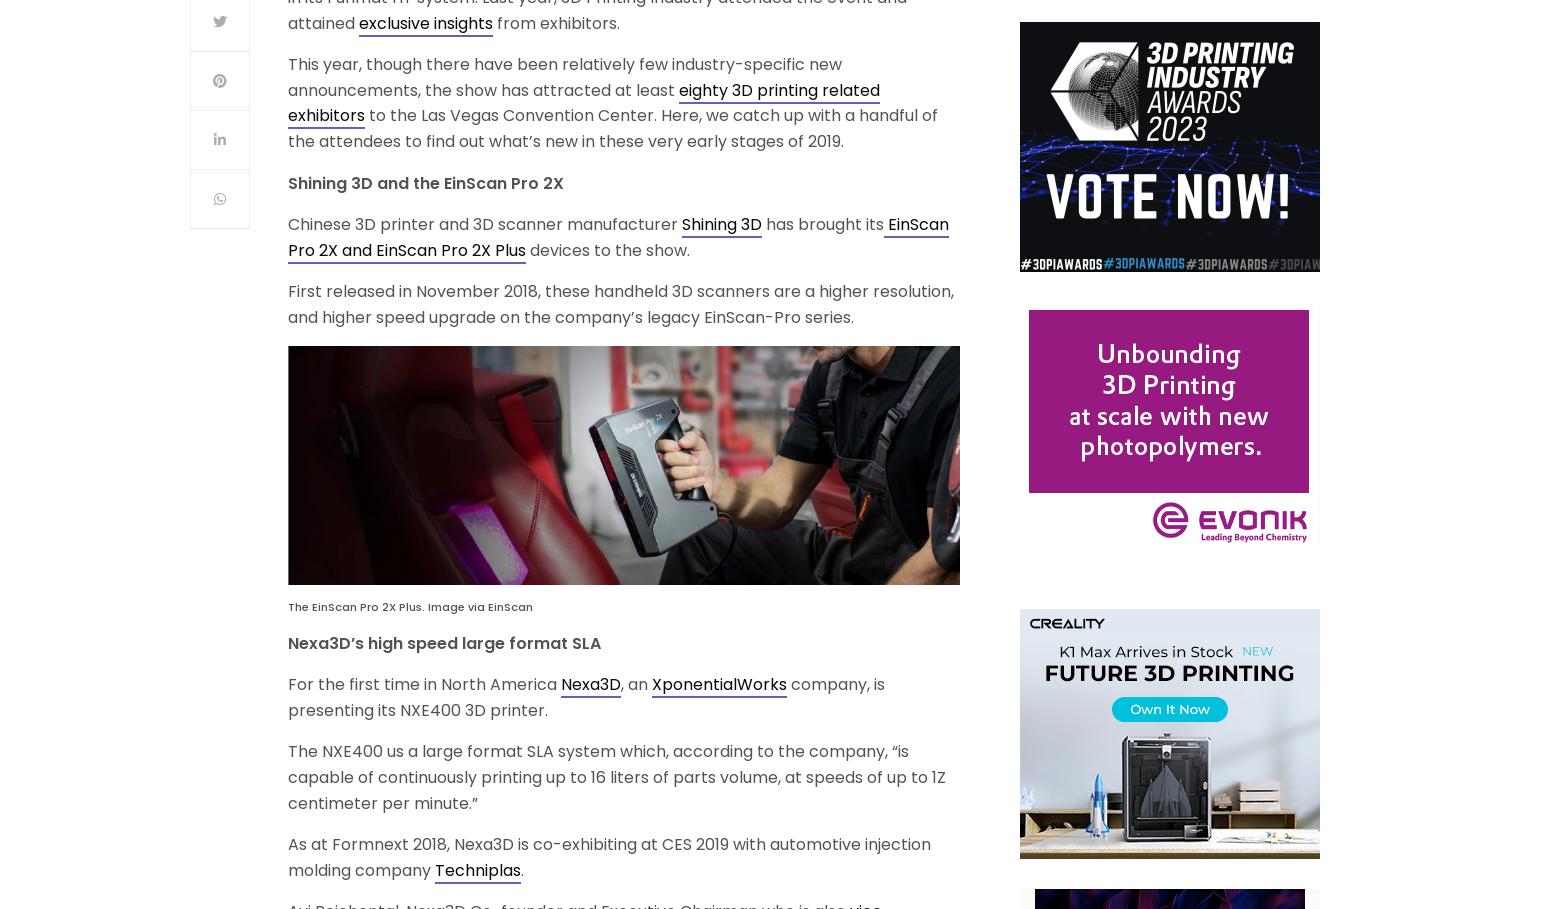 The height and width of the screenshot is (909, 1550). Describe the element at coordinates (564, 75) in the screenshot. I see `'This year, though there have been relatively few industry-specific new announcements, the show has attracted at least'` at that location.